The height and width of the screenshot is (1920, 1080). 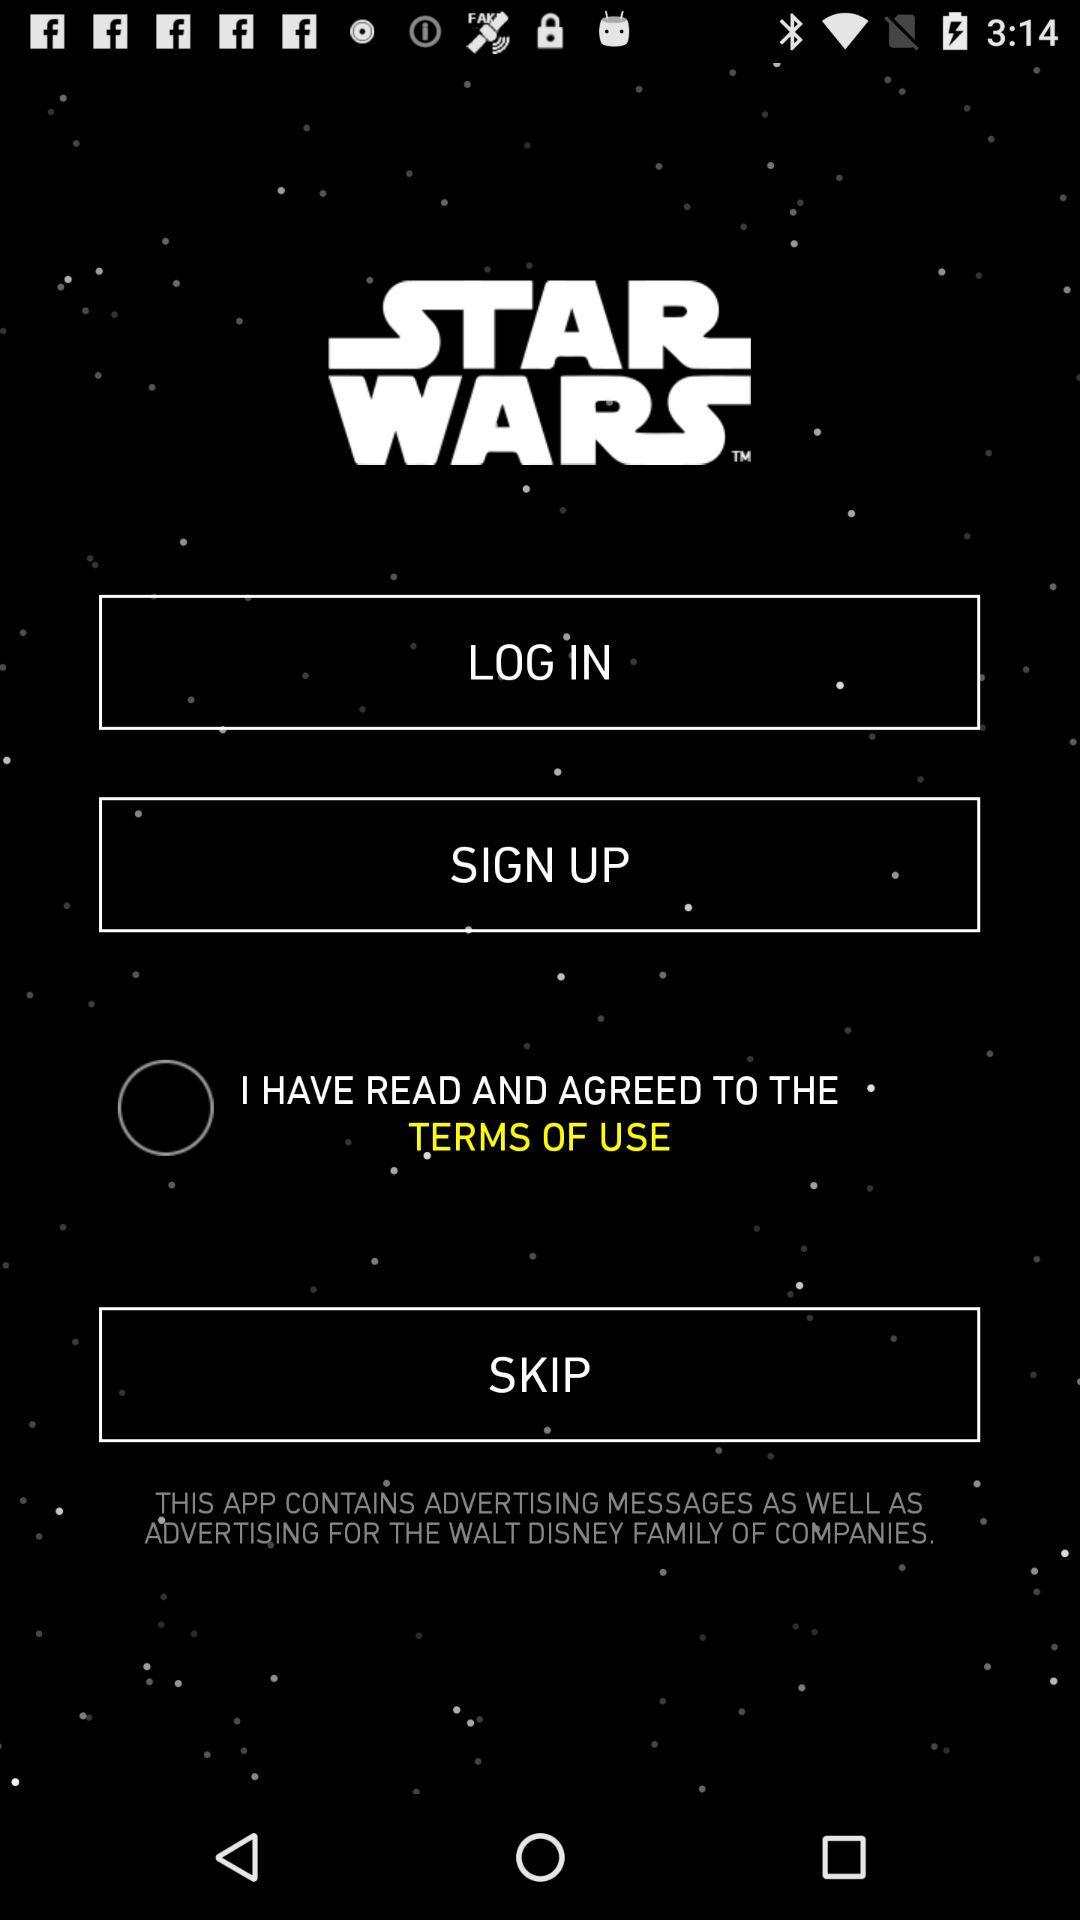 What do you see at coordinates (538, 864) in the screenshot?
I see `sign up icon` at bounding box center [538, 864].